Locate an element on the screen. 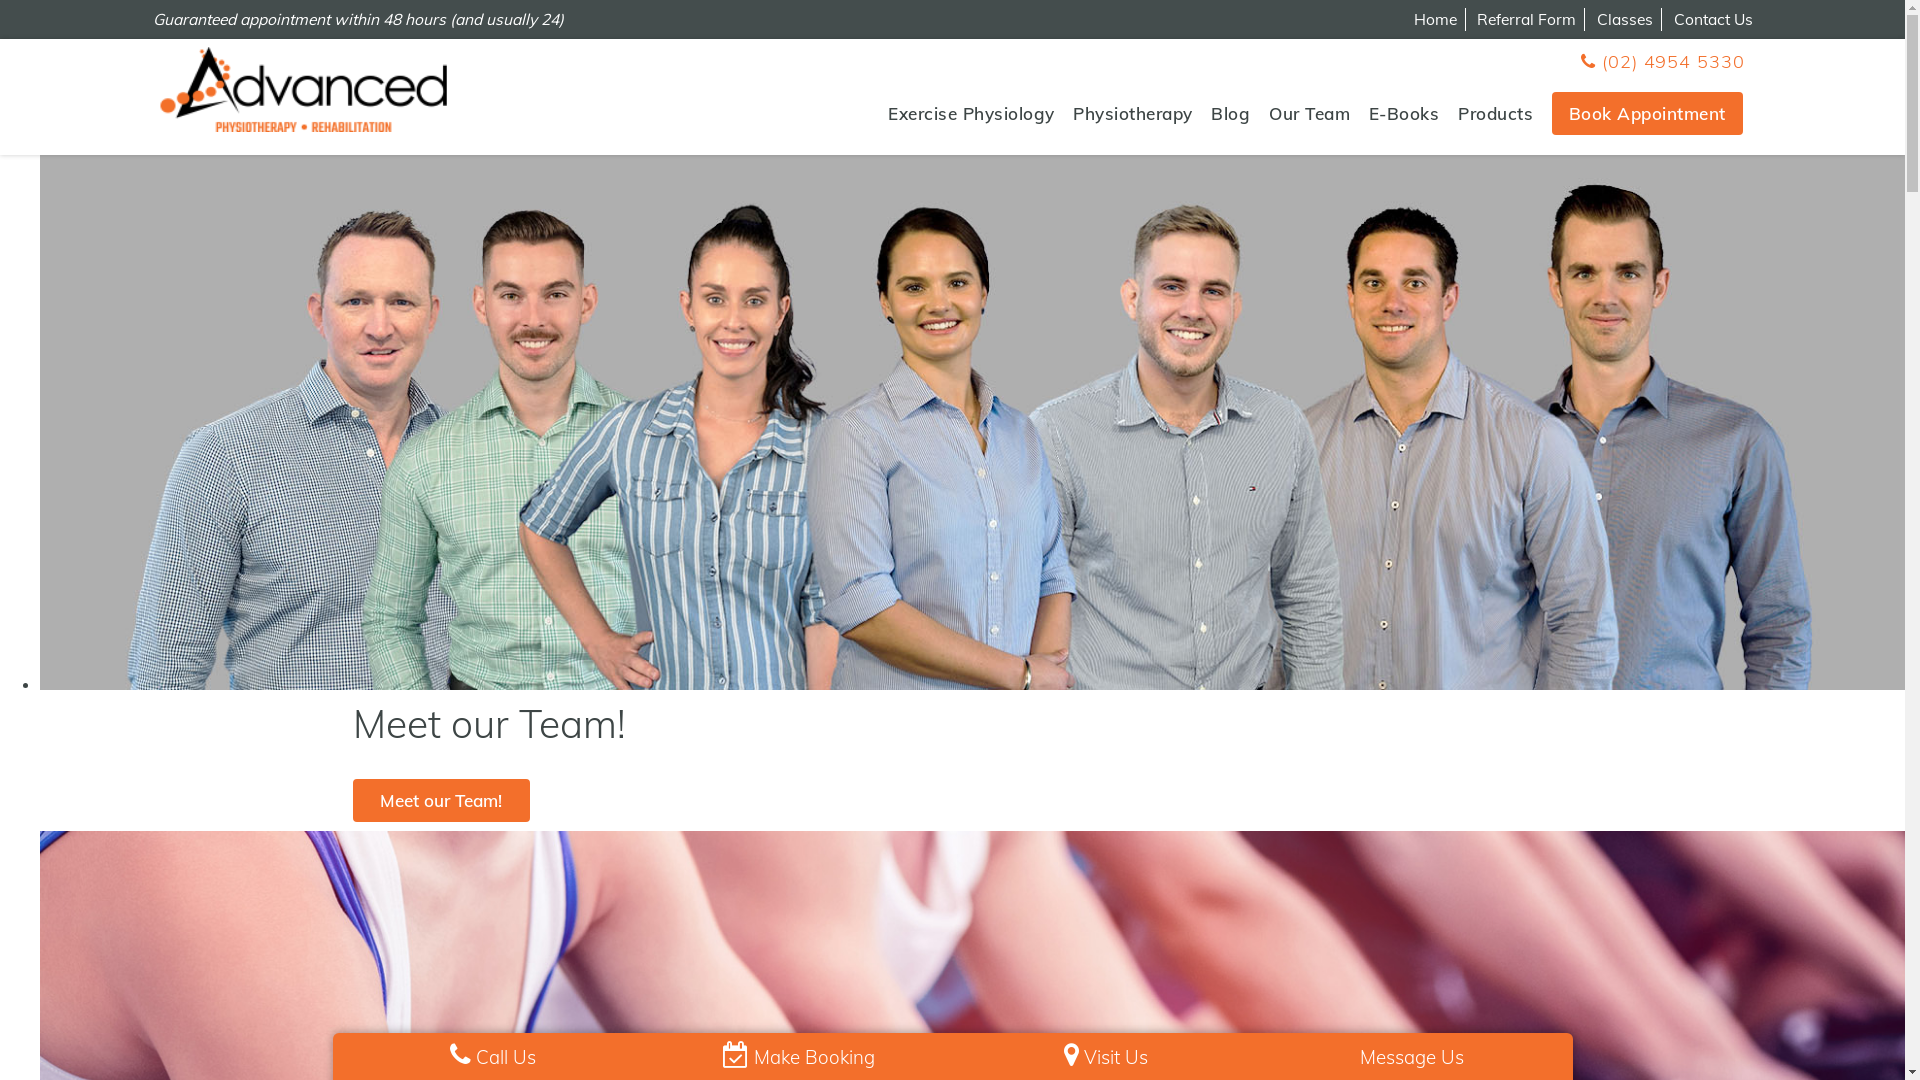 The image size is (1920, 1080). 'Home' is located at coordinates (1434, 19).